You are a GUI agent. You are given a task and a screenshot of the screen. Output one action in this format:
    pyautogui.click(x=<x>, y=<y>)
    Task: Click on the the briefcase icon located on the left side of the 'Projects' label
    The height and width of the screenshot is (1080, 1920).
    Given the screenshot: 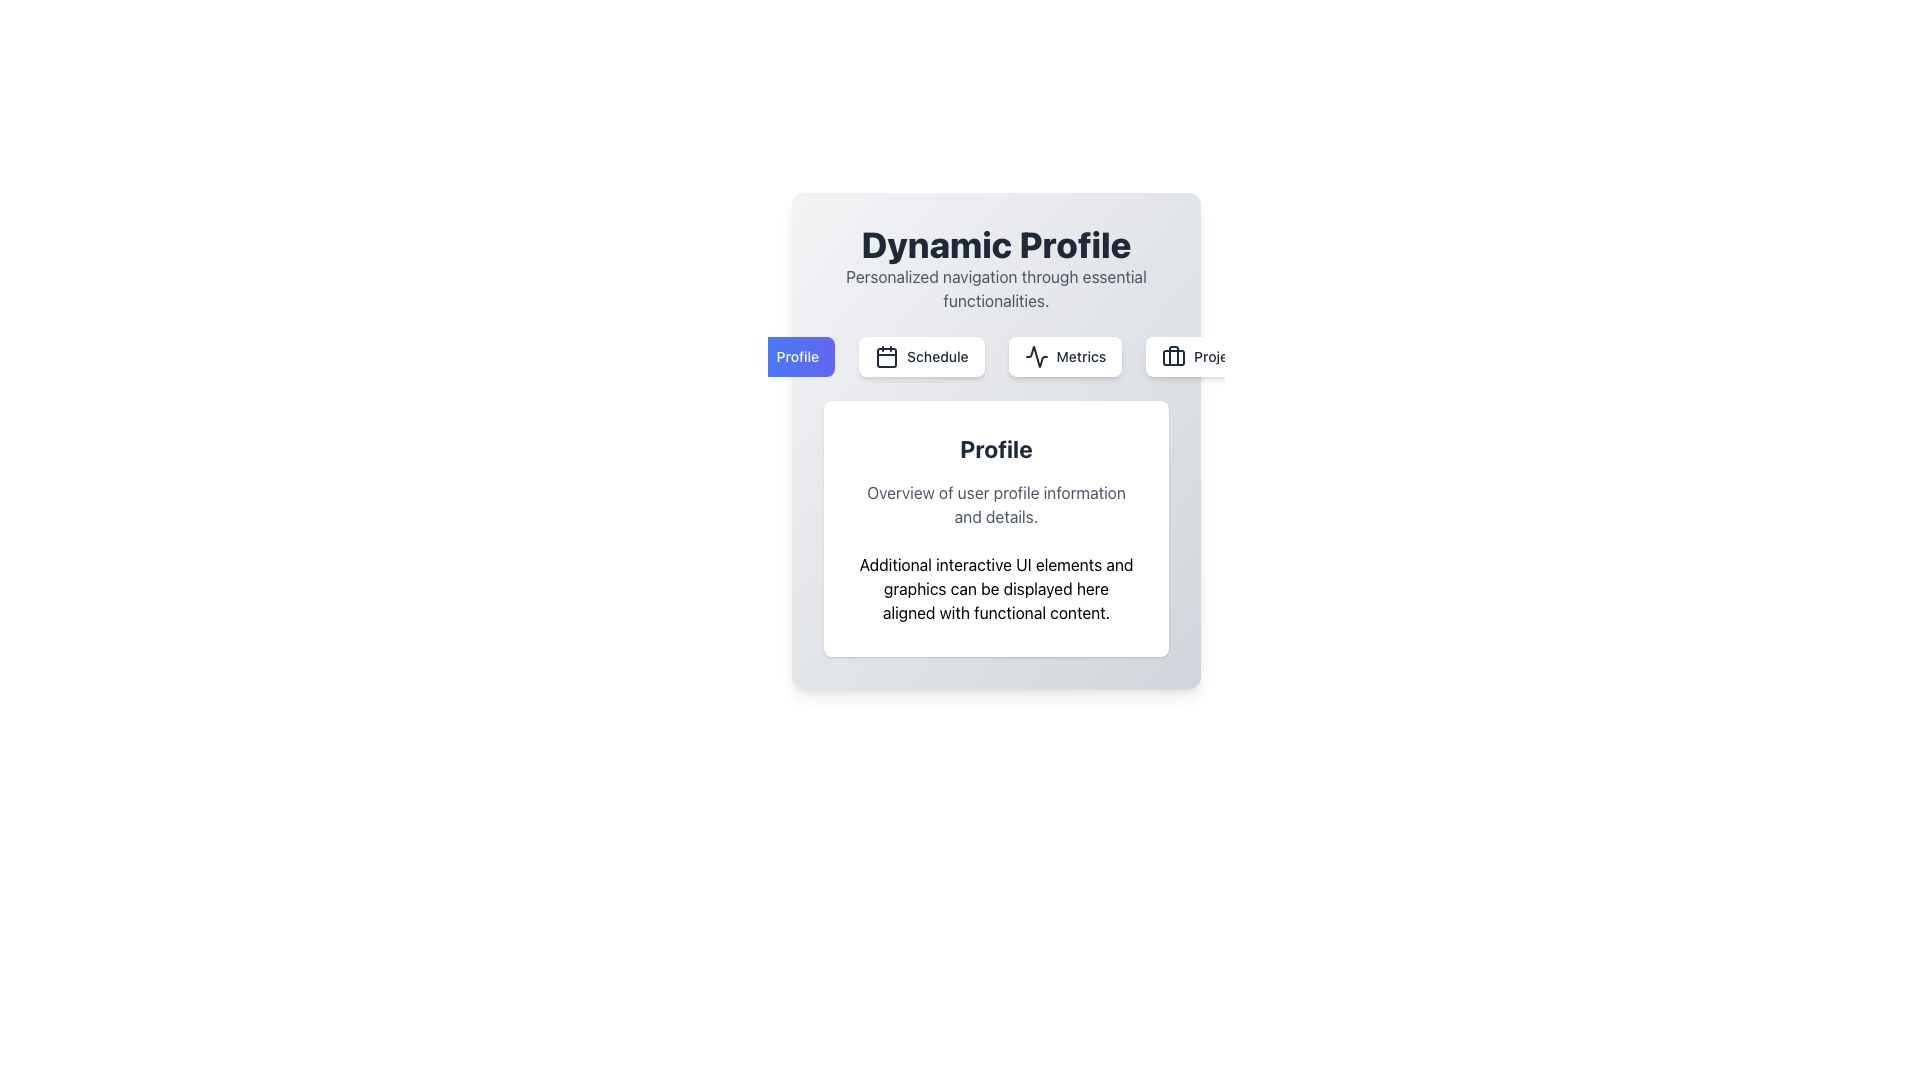 What is the action you would take?
    pyautogui.click(x=1174, y=356)
    